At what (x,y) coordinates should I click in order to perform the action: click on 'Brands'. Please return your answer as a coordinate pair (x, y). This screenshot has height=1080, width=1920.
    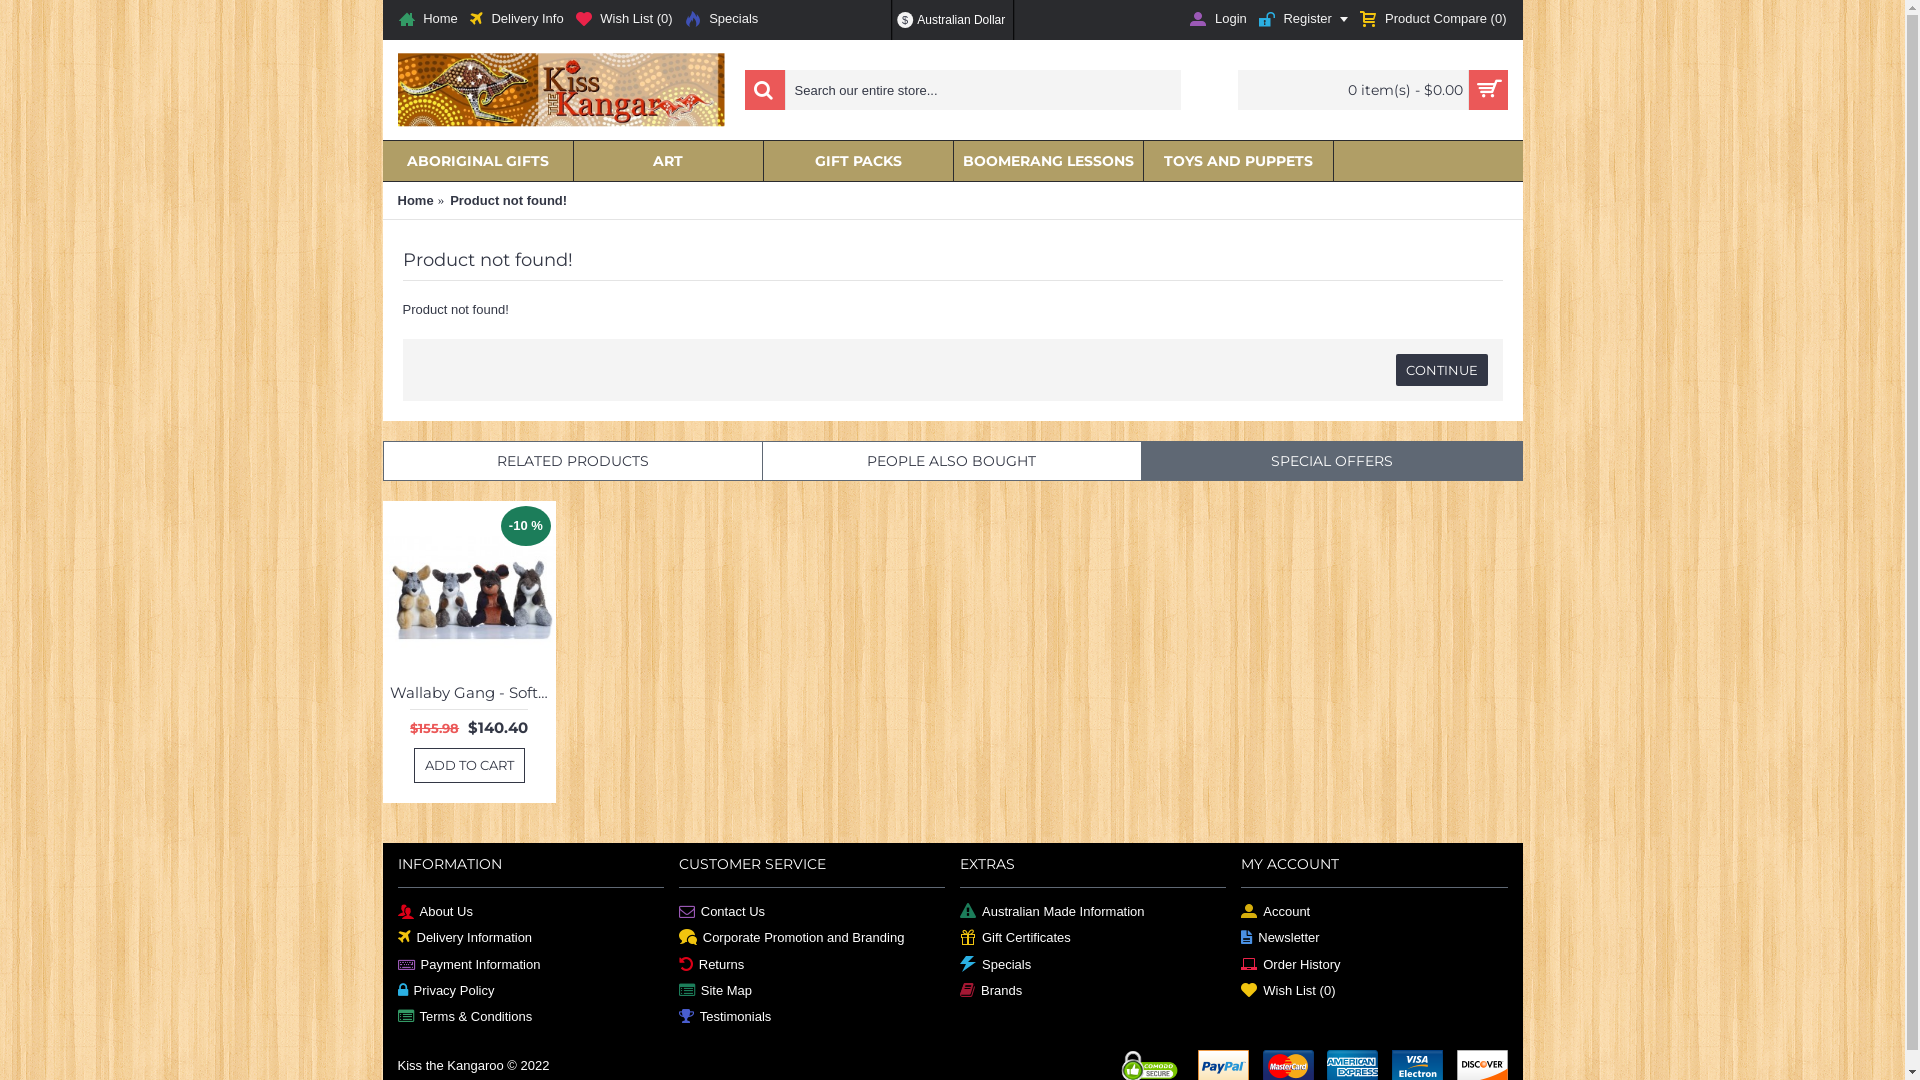
    Looking at the image, I should click on (1092, 991).